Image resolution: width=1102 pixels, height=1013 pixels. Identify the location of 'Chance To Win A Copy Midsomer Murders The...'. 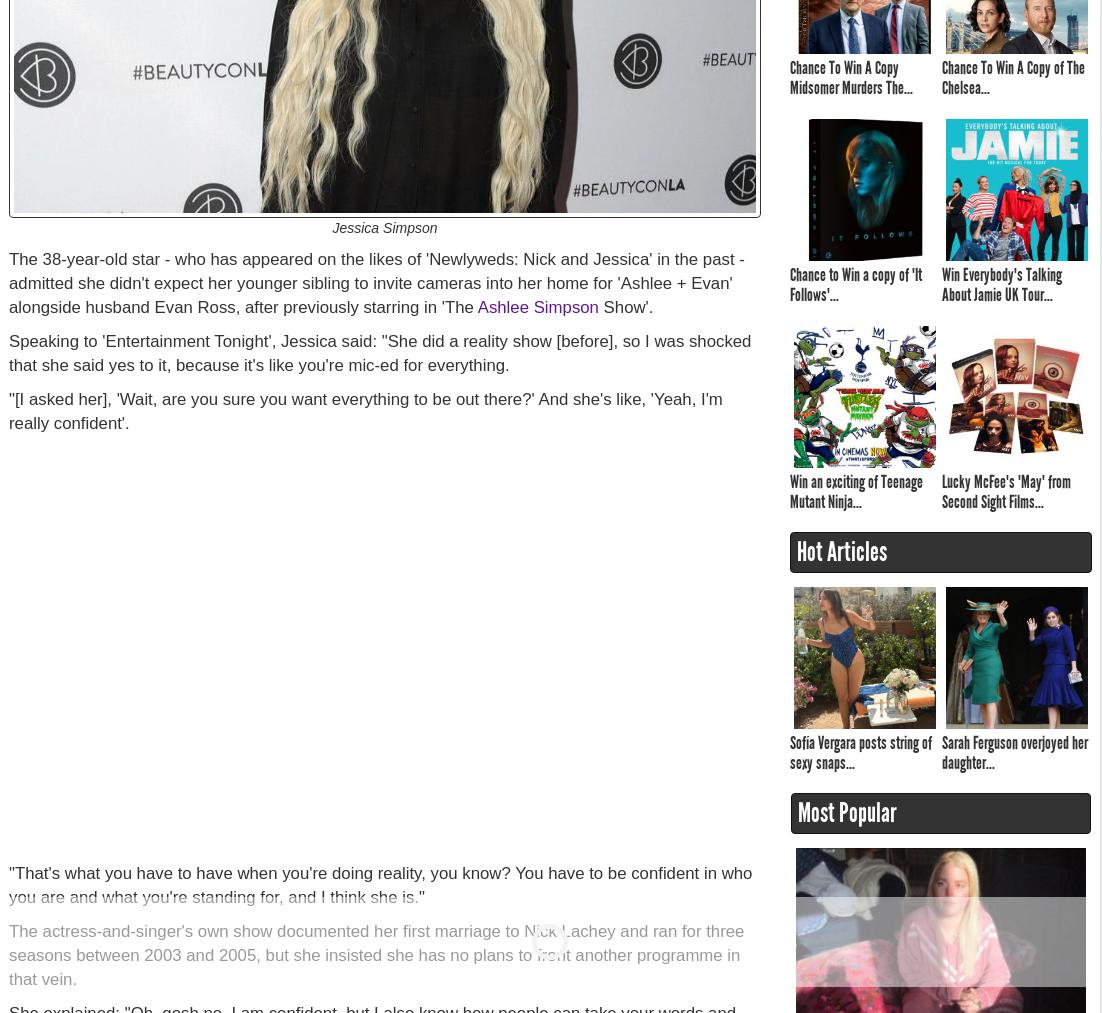
(789, 77).